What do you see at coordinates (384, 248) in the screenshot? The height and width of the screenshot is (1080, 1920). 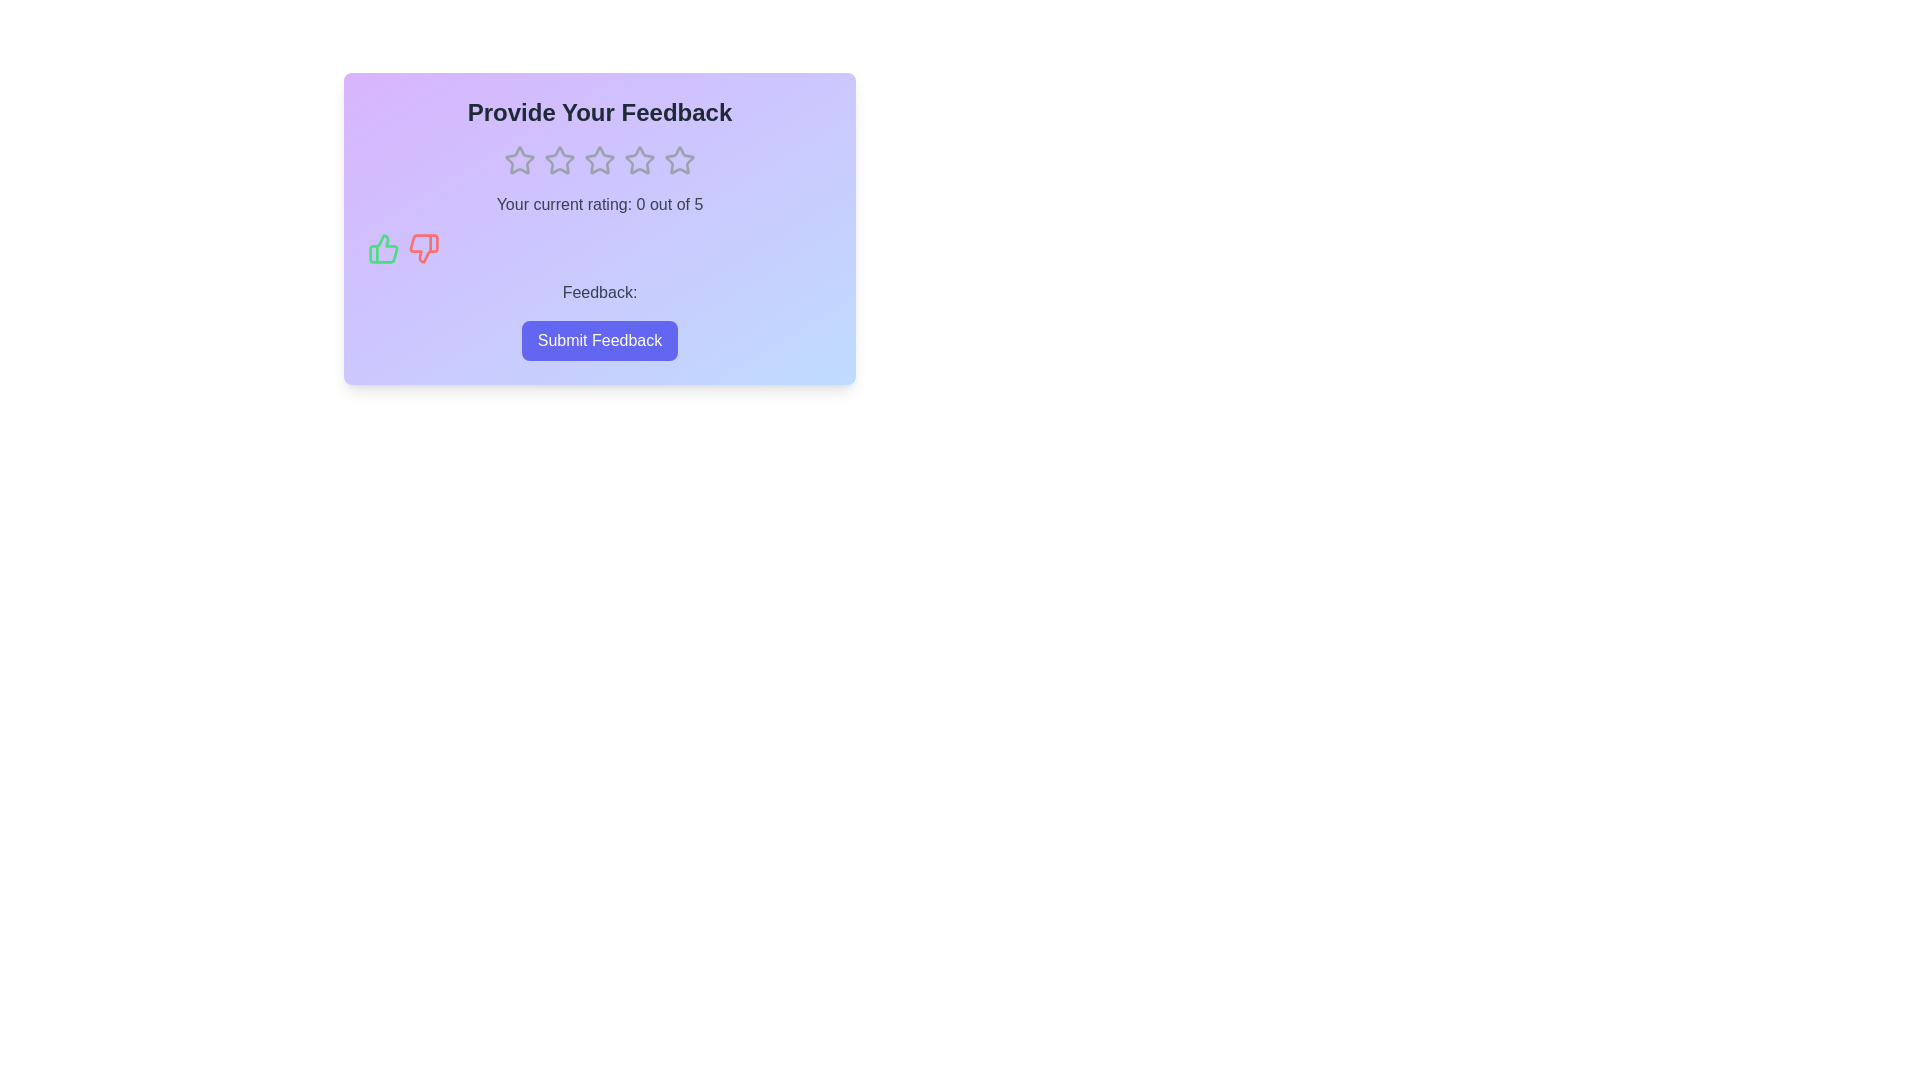 I see `the thumbs-up icon to provide positive feedback` at bounding box center [384, 248].